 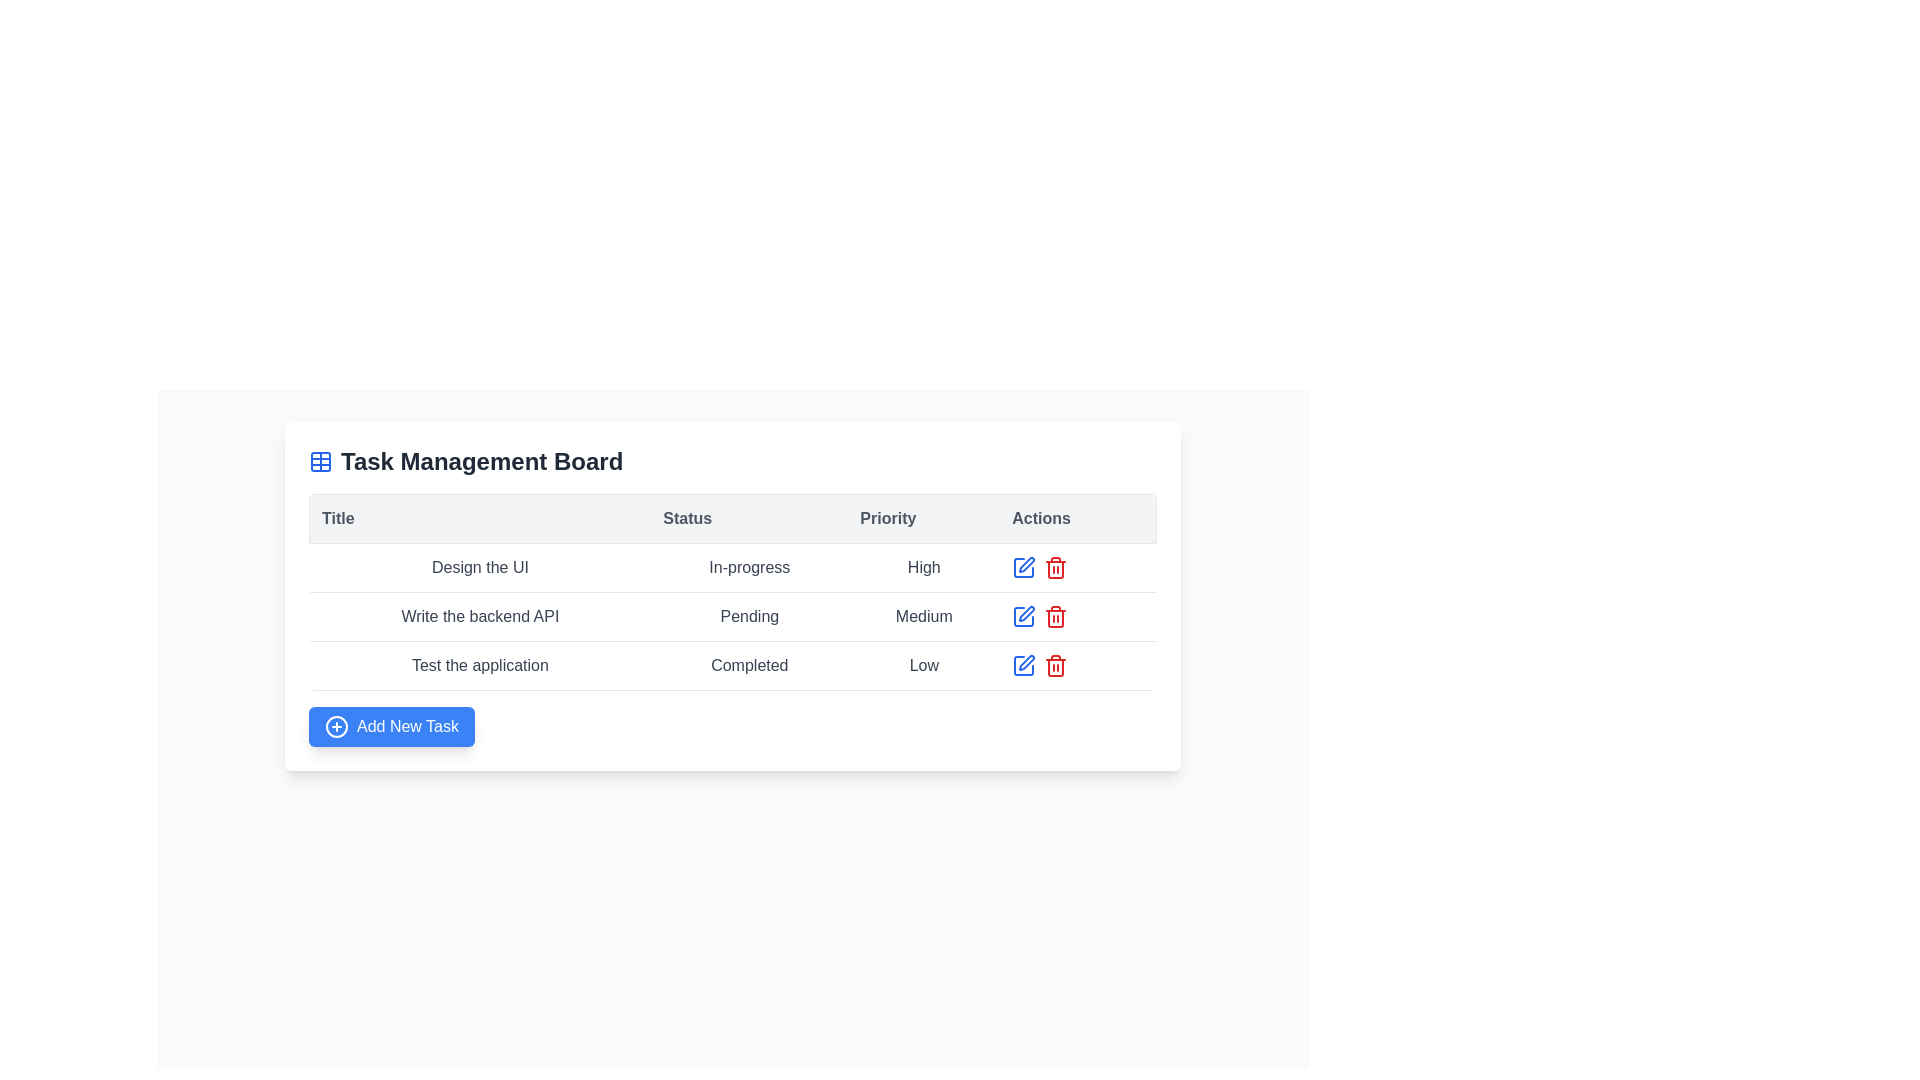 I want to click on the circular icon with a 10-unit radius that is centrally positioned within the 'Add New Task' button located at the bottom-left of the task management board interface, so click(x=336, y=726).